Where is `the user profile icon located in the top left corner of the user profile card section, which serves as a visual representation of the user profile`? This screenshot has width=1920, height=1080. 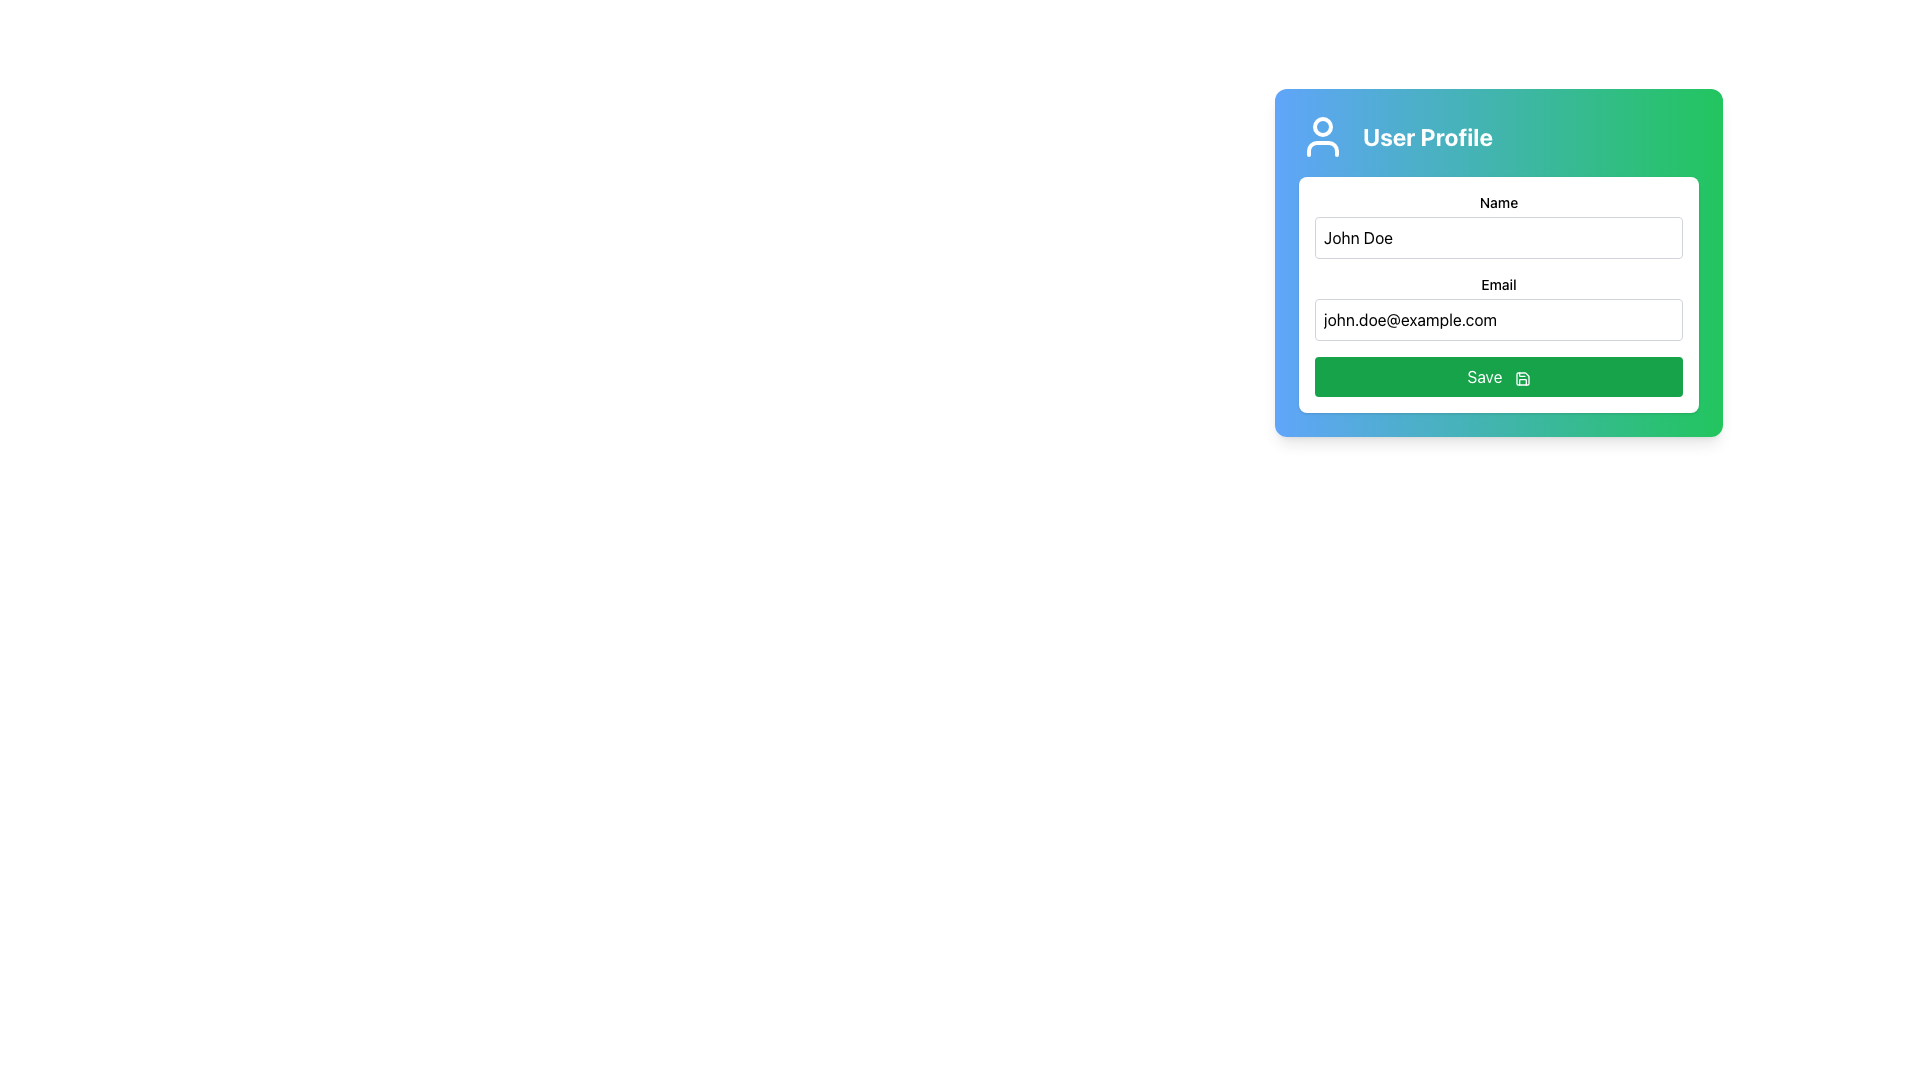 the user profile icon located in the top left corner of the user profile card section, which serves as a visual representation of the user profile is located at coordinates (1323, 136).